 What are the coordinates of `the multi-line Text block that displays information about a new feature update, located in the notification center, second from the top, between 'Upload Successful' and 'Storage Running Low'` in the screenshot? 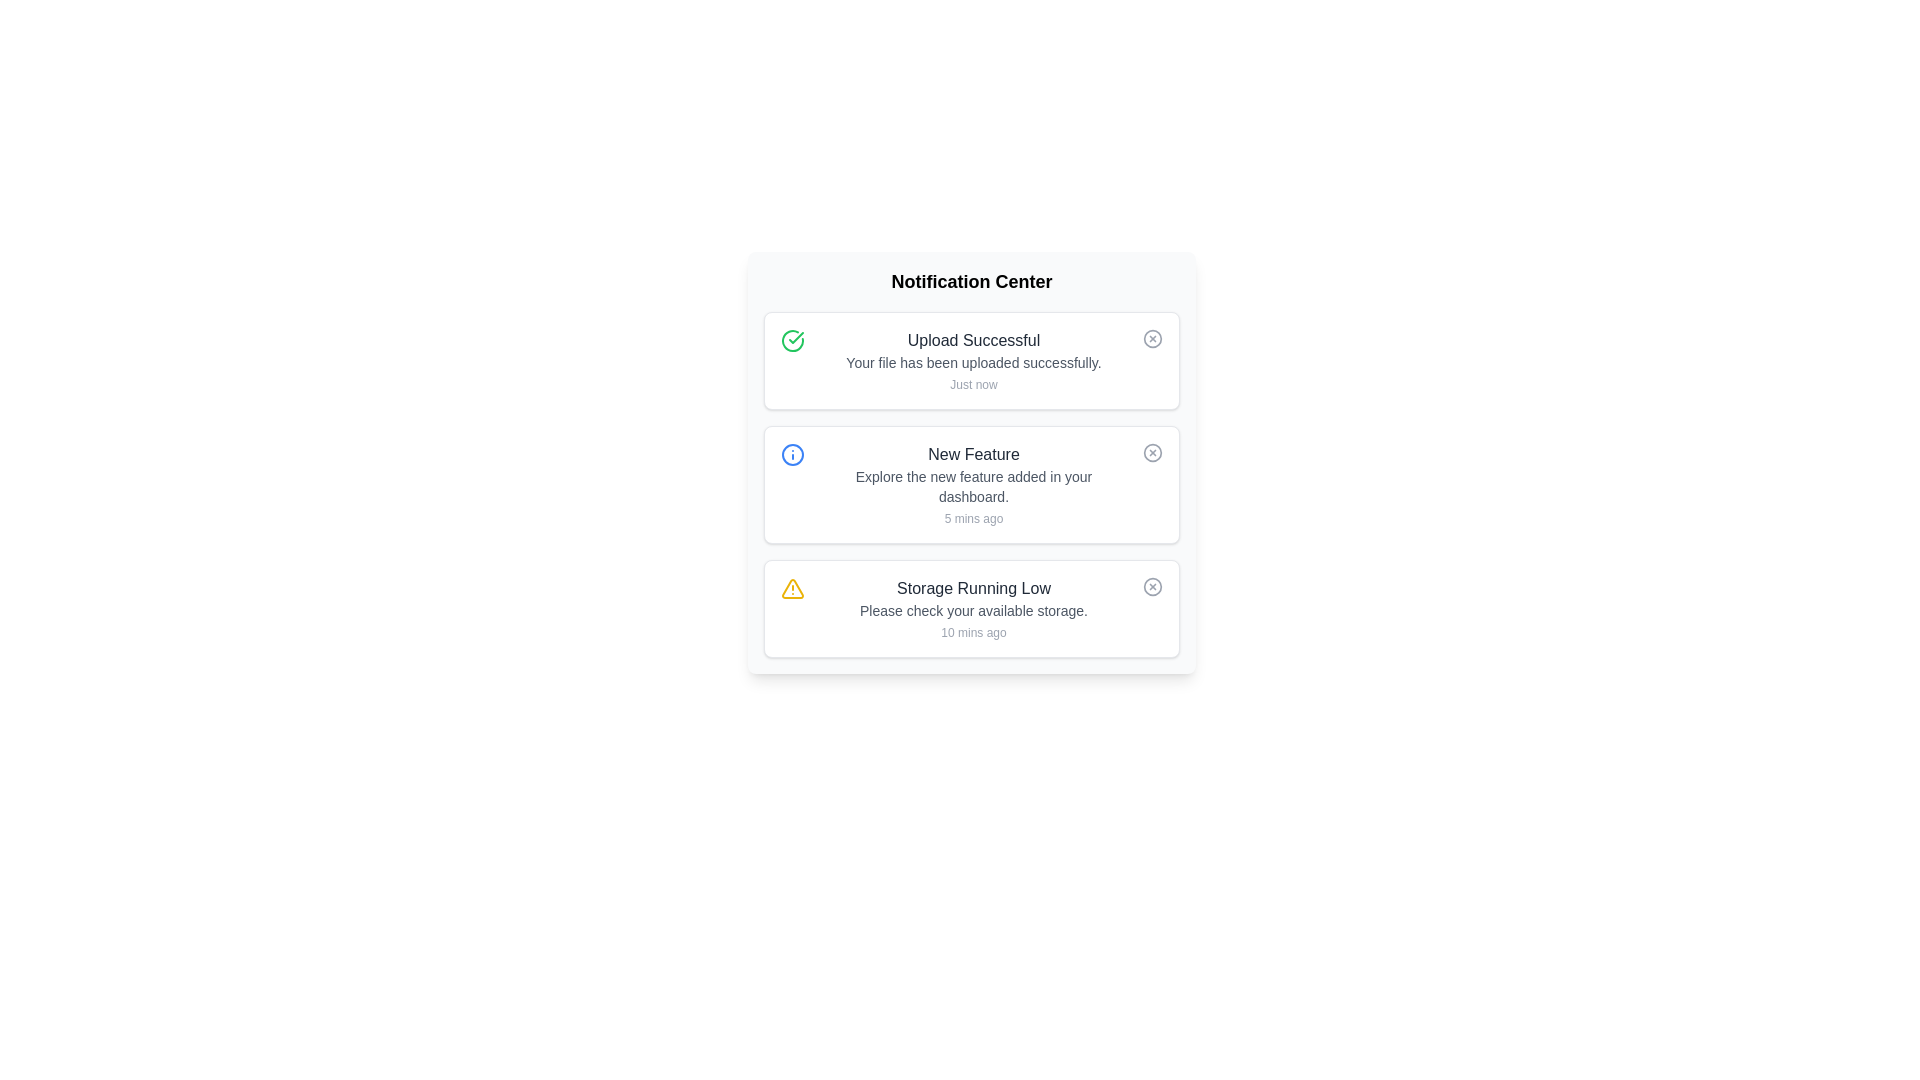 It's located at (974, 485).